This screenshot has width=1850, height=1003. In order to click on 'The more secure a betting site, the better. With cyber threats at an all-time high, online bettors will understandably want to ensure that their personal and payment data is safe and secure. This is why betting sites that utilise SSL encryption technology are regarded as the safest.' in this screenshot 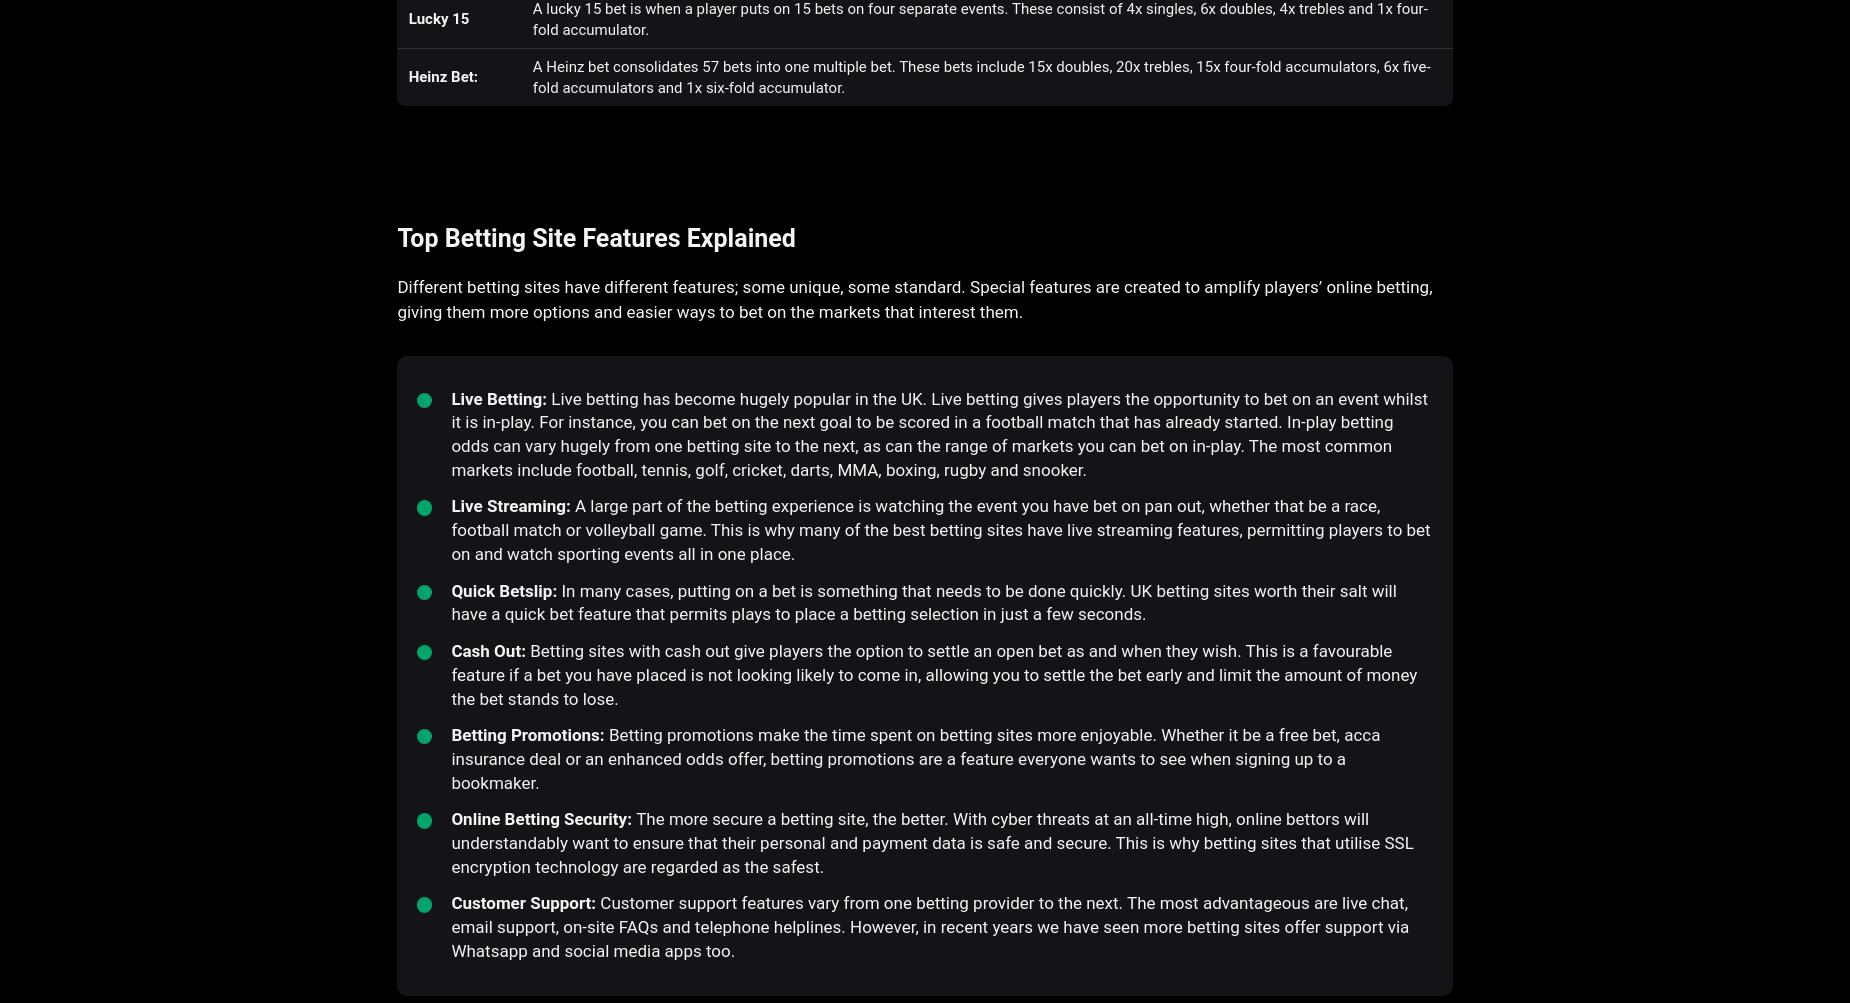, I will do `click(931, 842)`.